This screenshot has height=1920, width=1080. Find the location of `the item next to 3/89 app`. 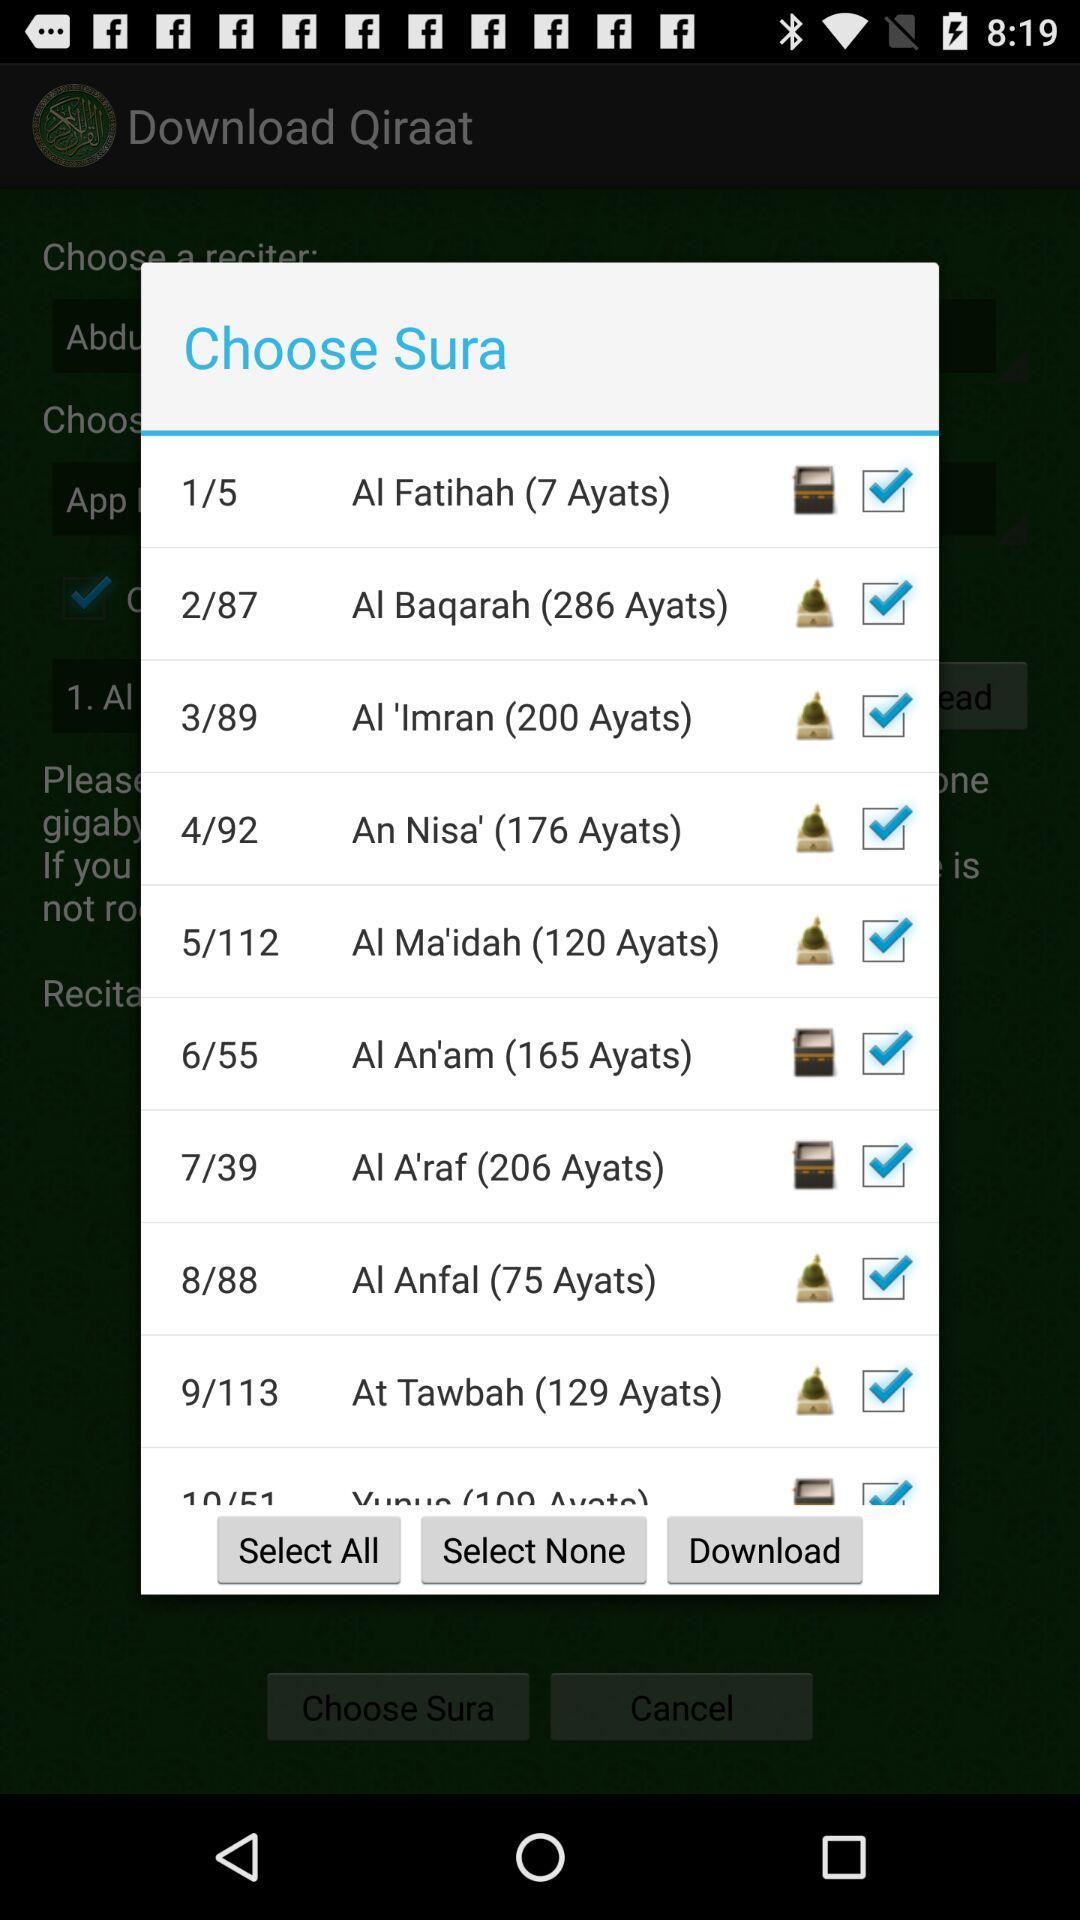

the item next to 3/89 app is located at coordinates (568, 716).